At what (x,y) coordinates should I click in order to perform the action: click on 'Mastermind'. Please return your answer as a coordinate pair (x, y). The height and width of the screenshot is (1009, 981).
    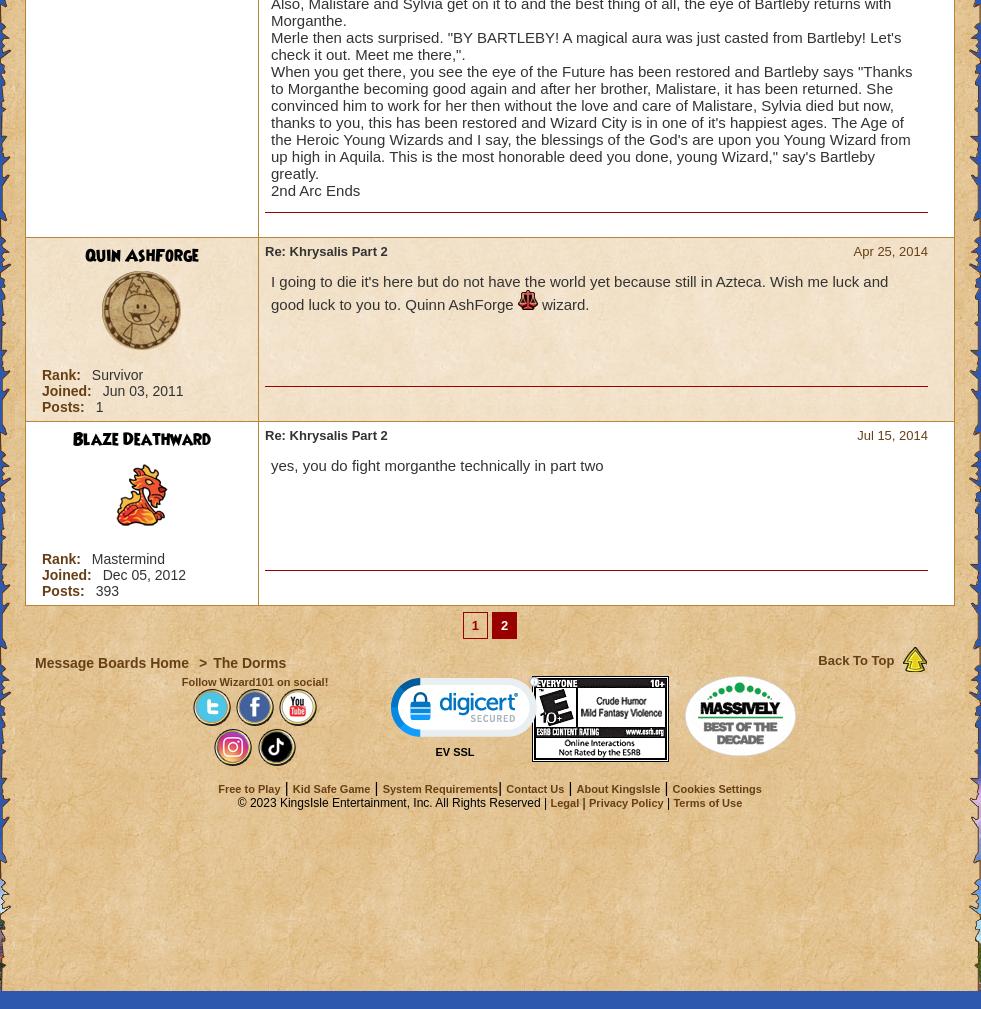
    Looking at the image, I should click on (126, 558).